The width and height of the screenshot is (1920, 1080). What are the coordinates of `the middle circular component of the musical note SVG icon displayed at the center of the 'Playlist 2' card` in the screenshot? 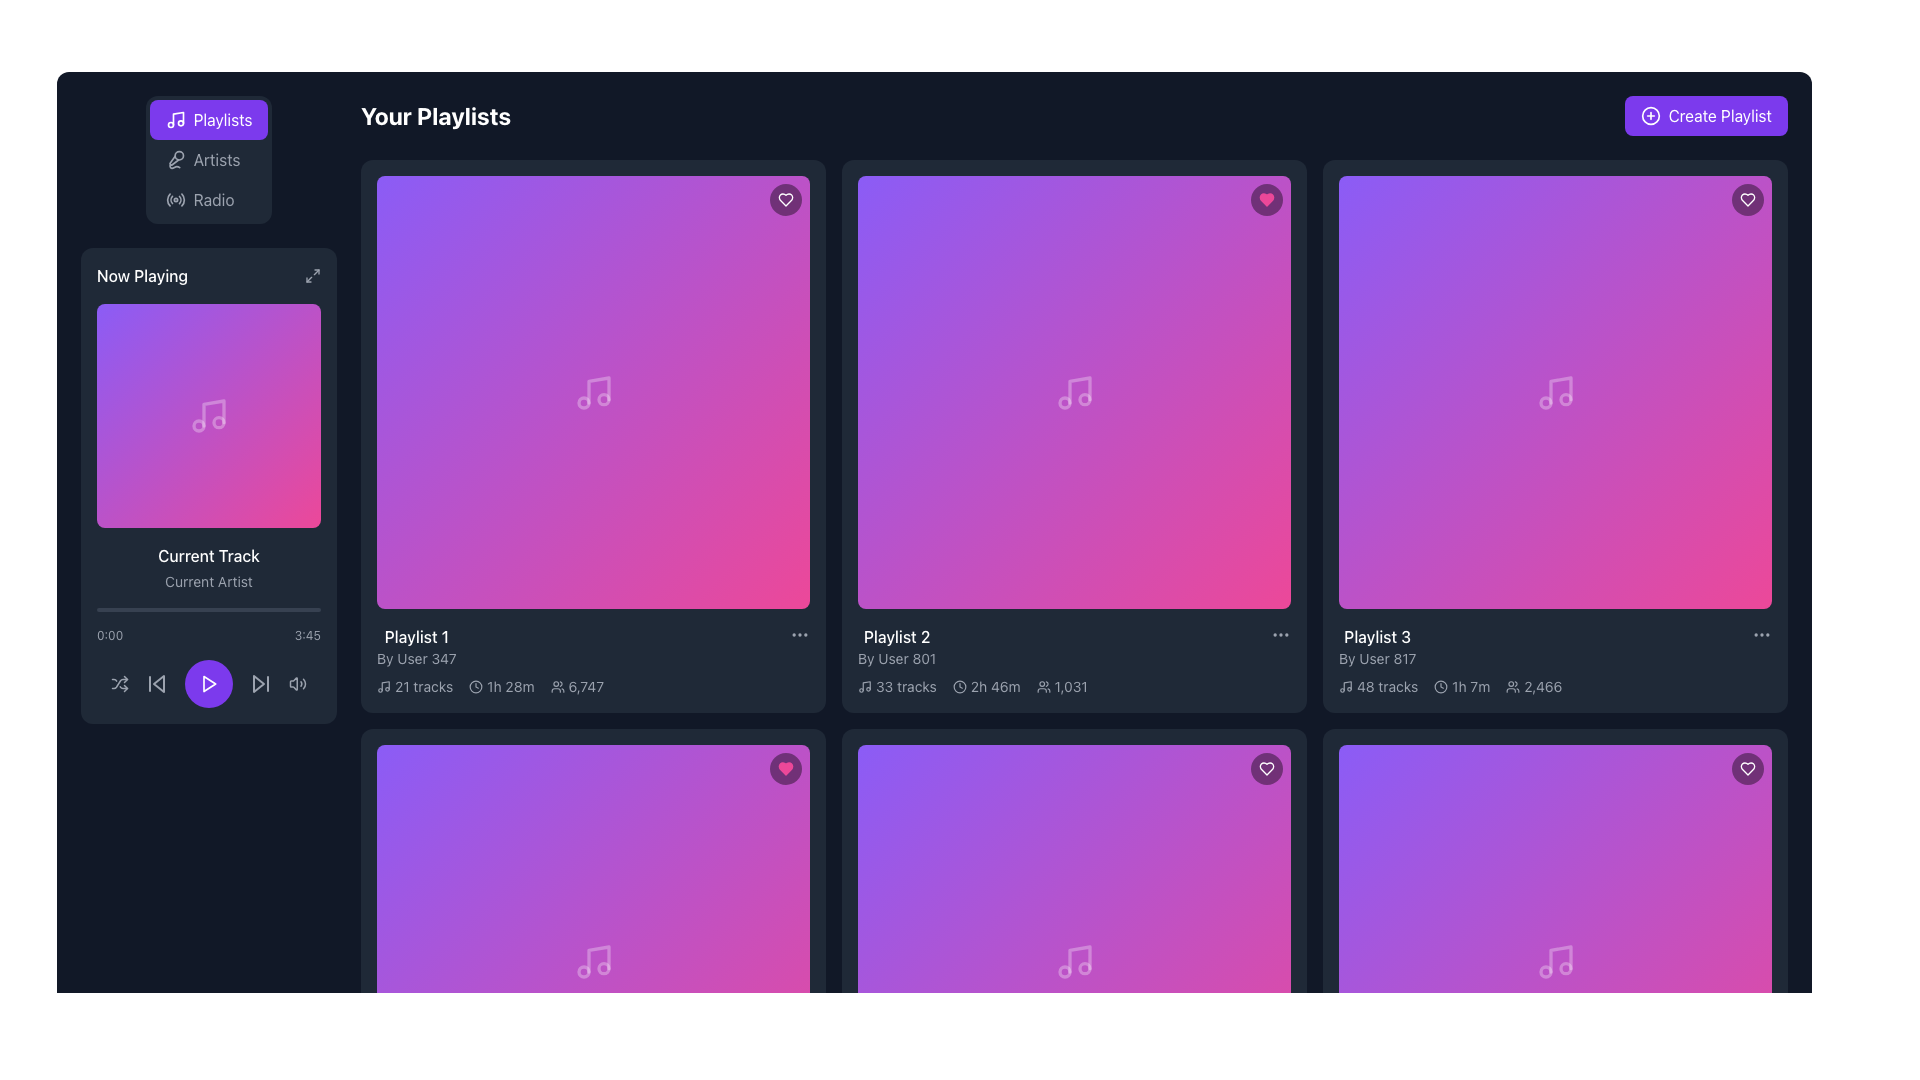 It's located at (1063, 402).